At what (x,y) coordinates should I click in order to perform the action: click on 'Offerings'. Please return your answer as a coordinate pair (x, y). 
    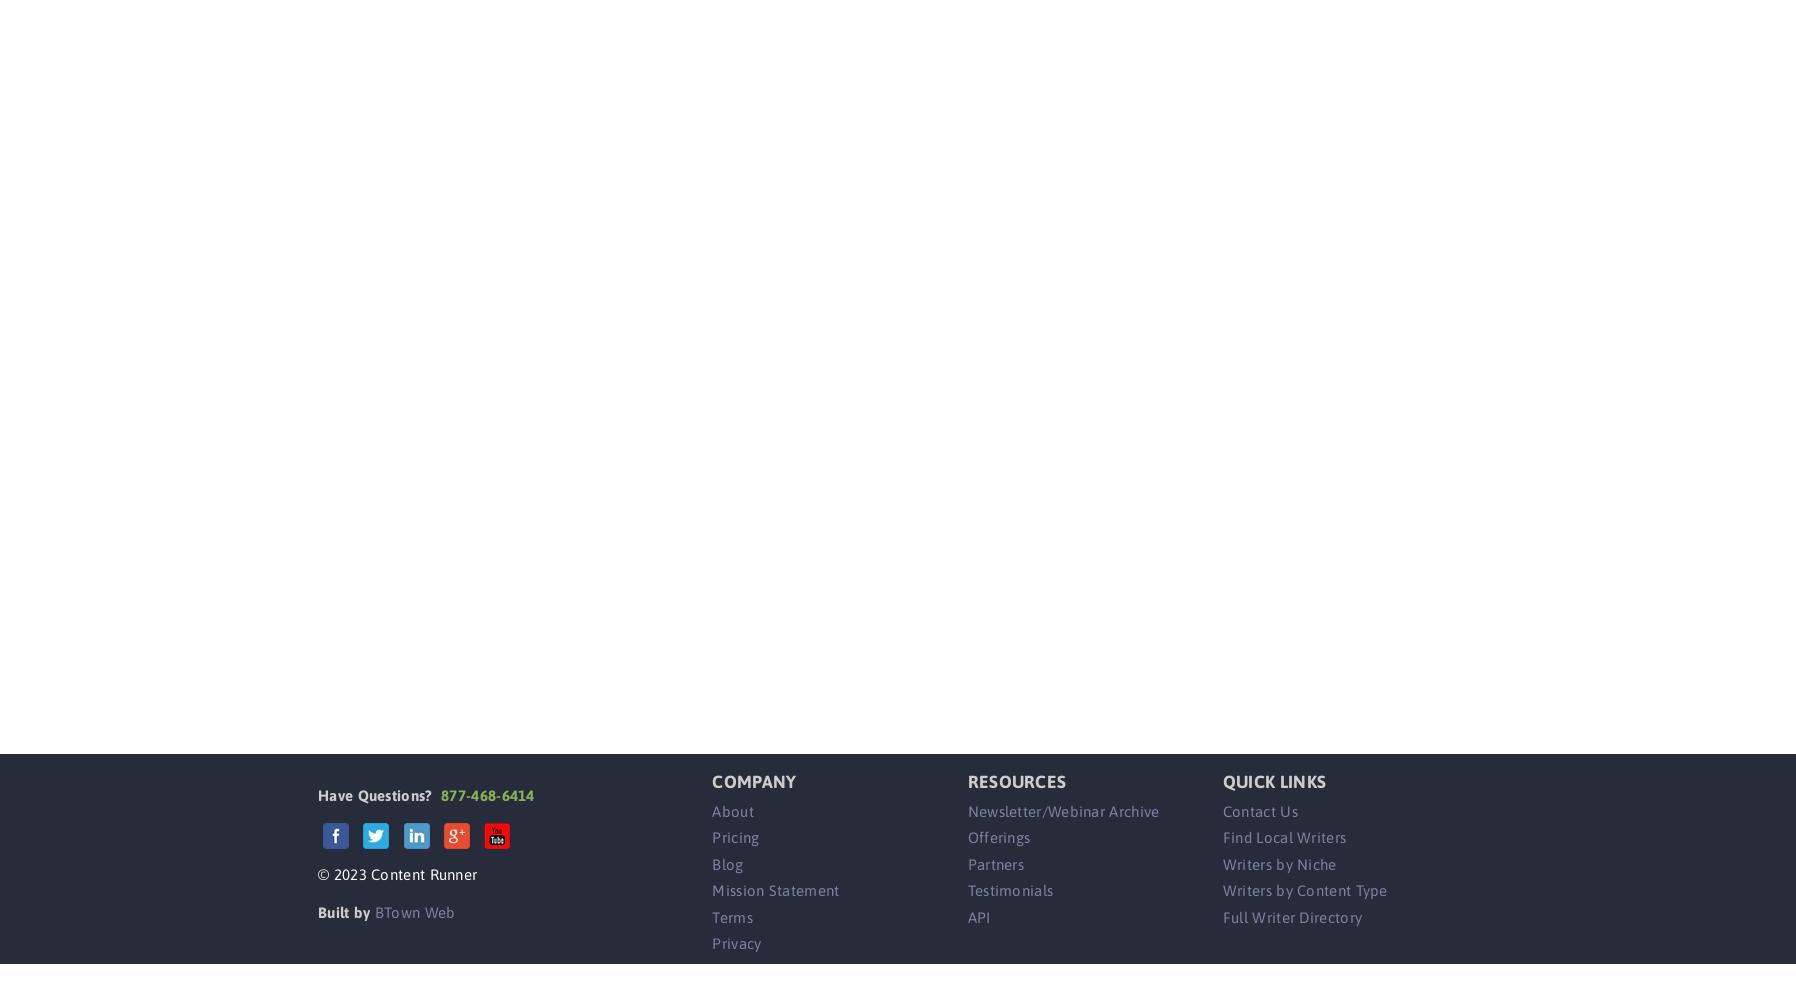
    Looking at the image, I should click on (997, 836).